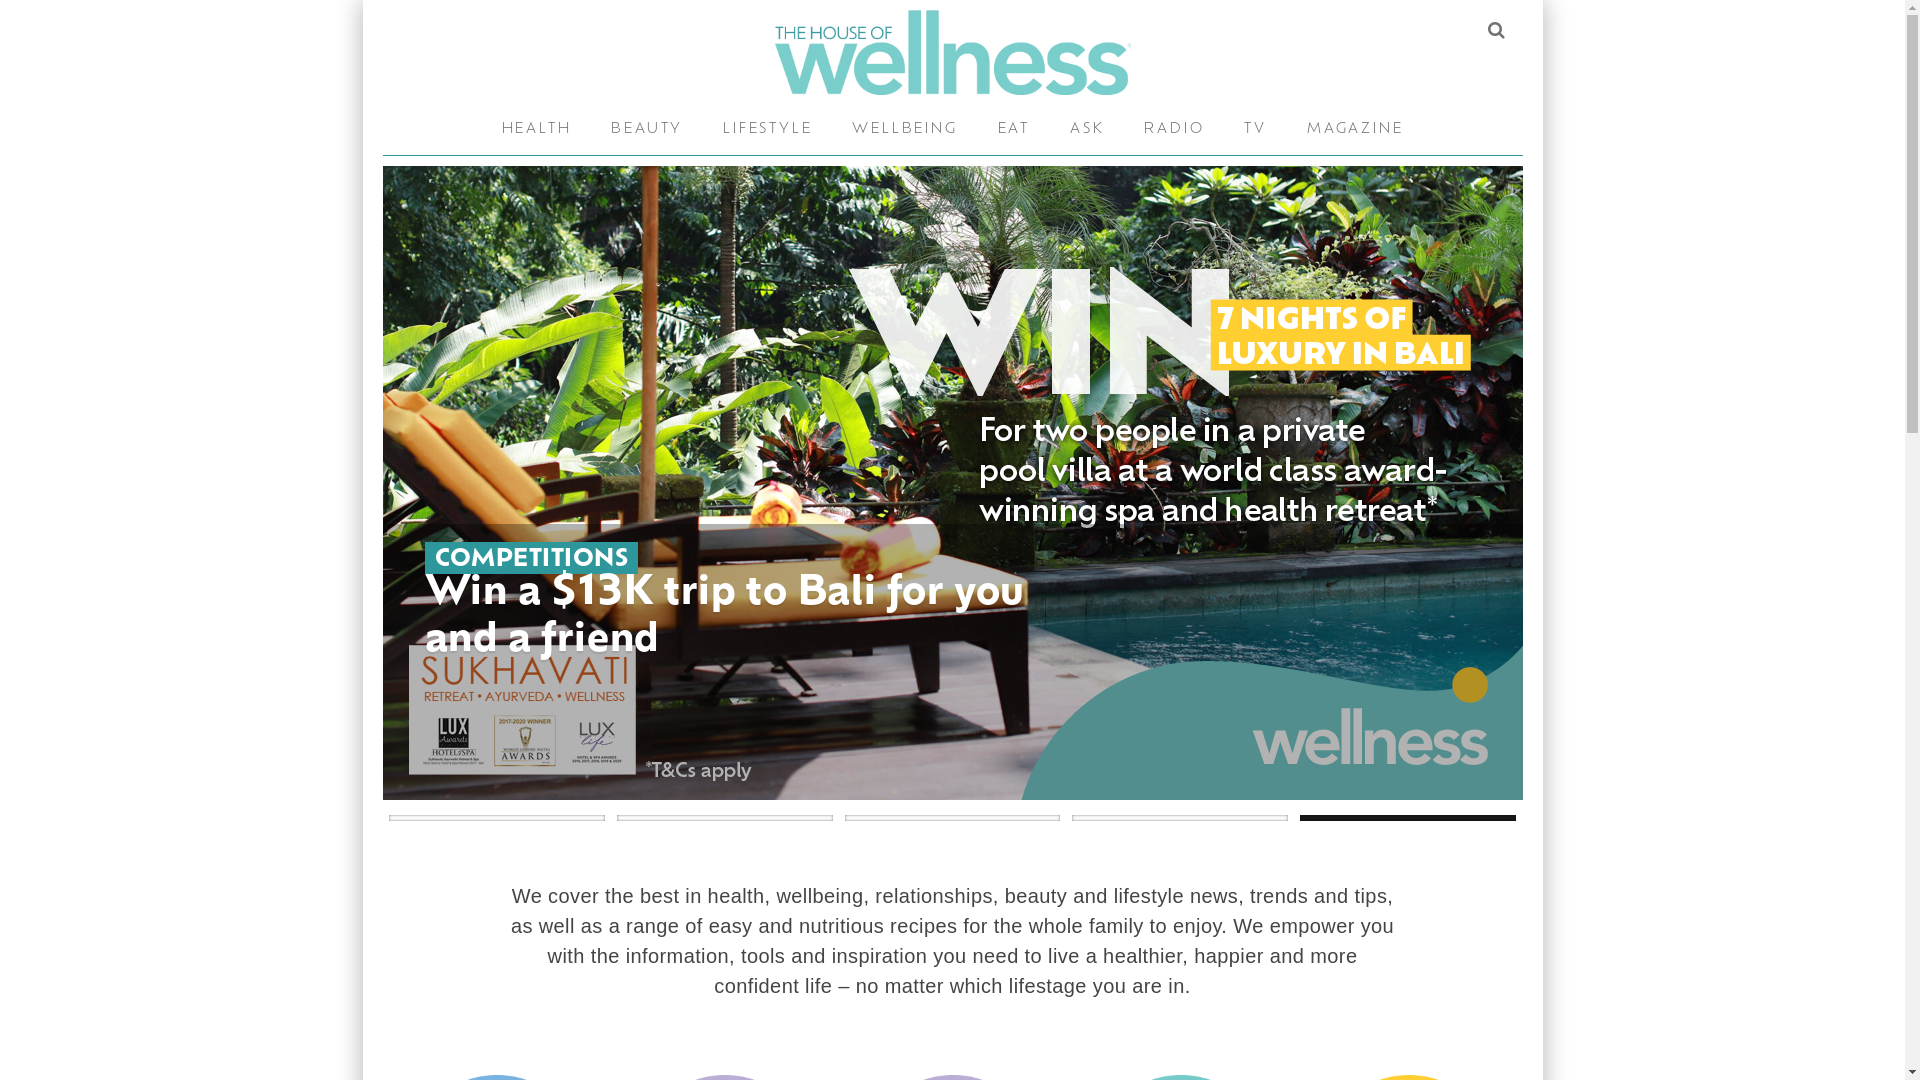  What do you see at coordinates (1085, 130) in the screenshot?
I see `'ASK'` at bounding box center [1085, 130].